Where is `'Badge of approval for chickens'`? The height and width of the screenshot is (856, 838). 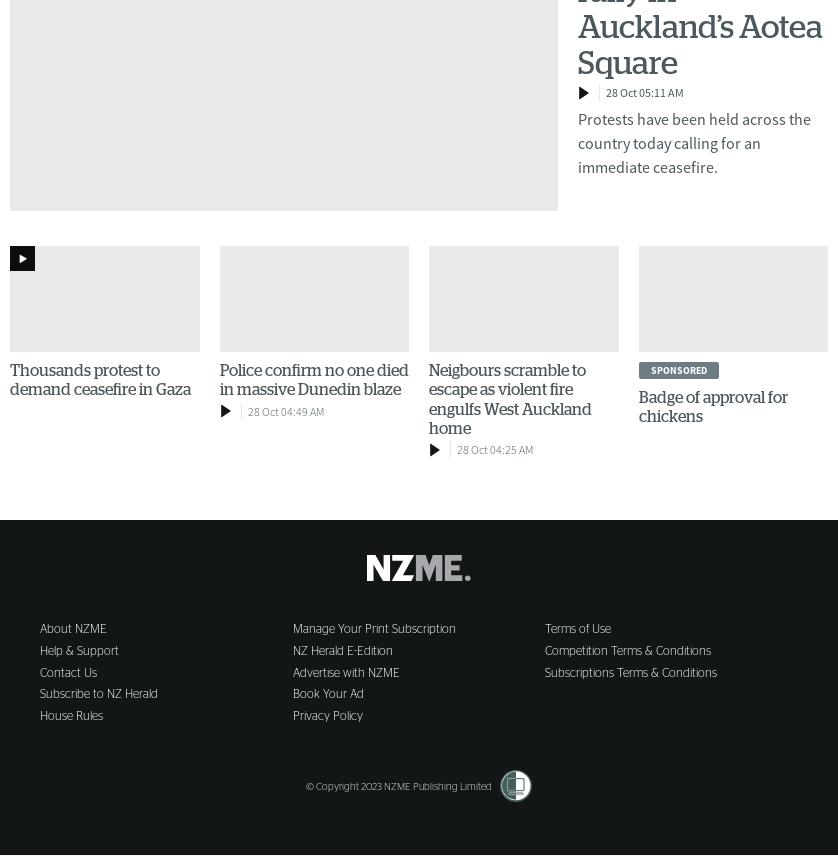
'Badge of approval for chickens' is located at coordinates (711, 406).